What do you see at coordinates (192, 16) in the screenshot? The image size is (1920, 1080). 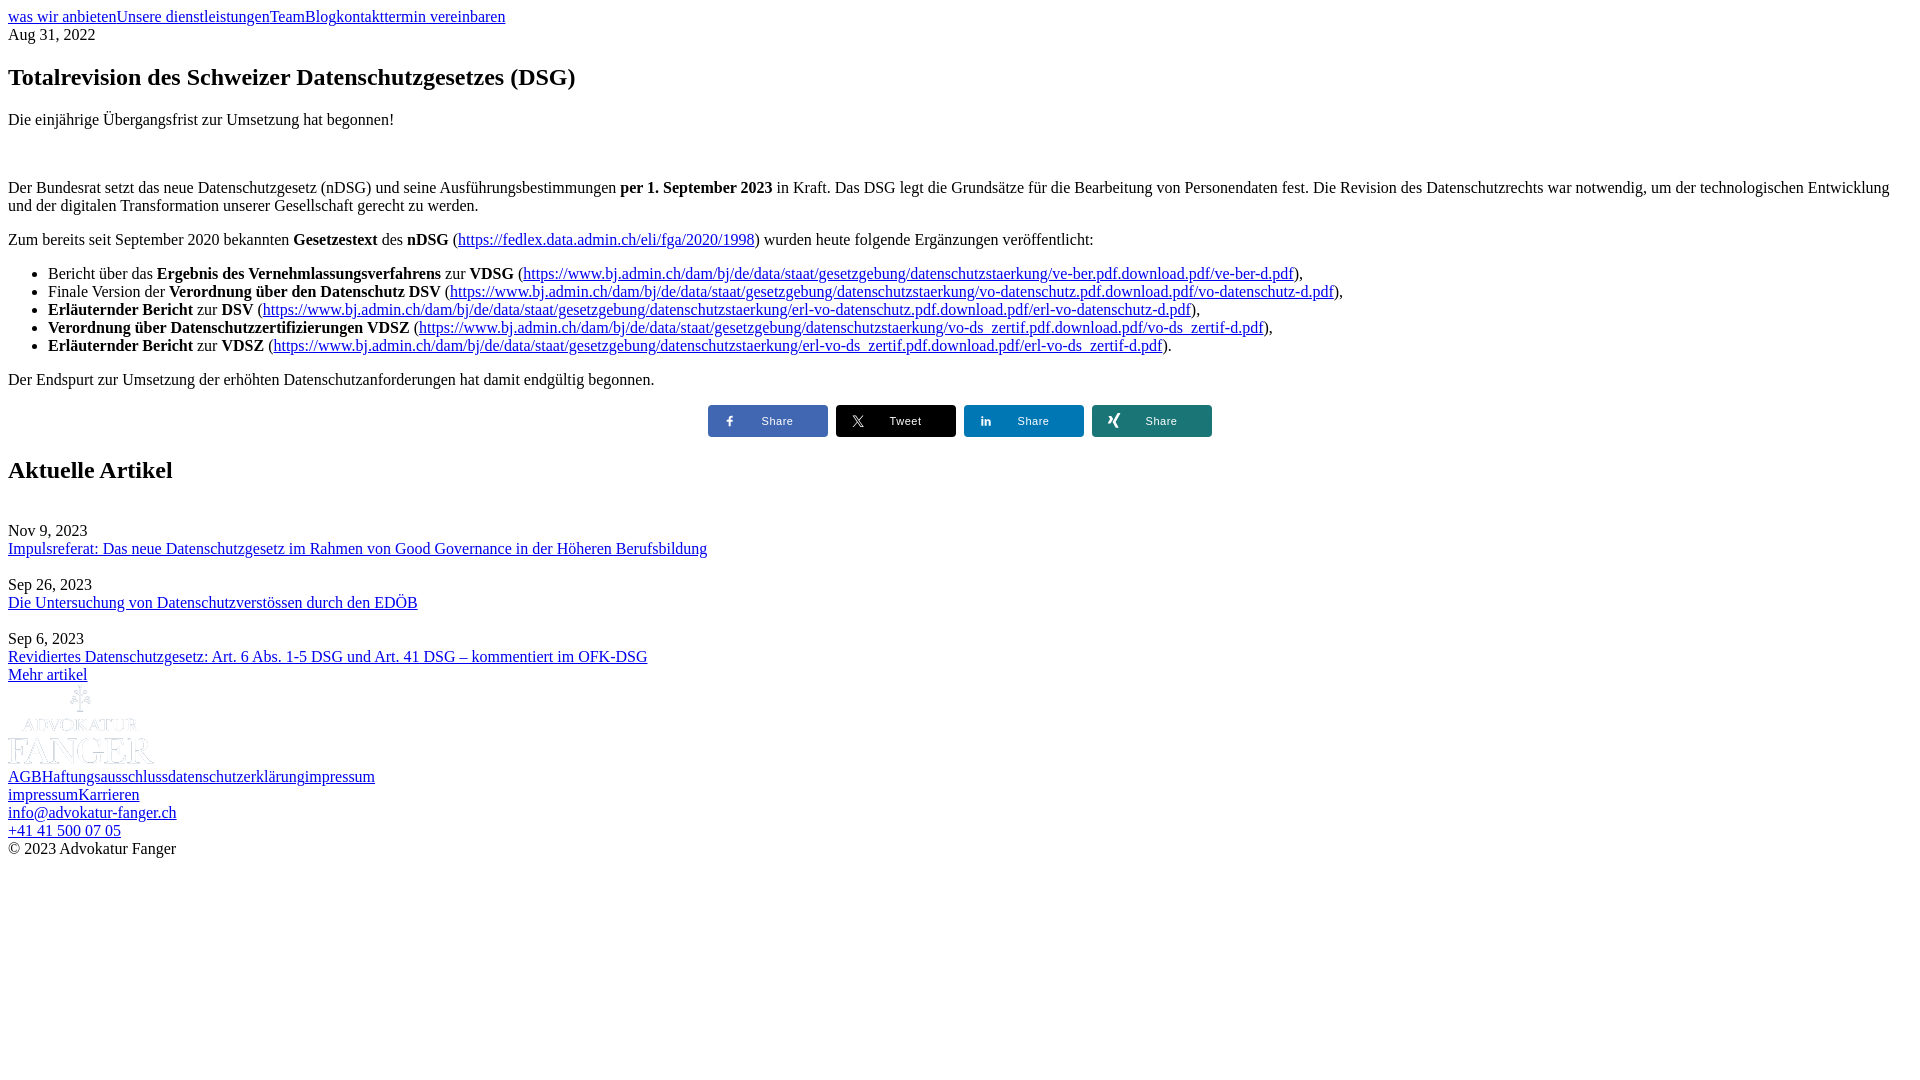 I see `'Unsere dienstleistungen'` at bounding box center [192, 16].